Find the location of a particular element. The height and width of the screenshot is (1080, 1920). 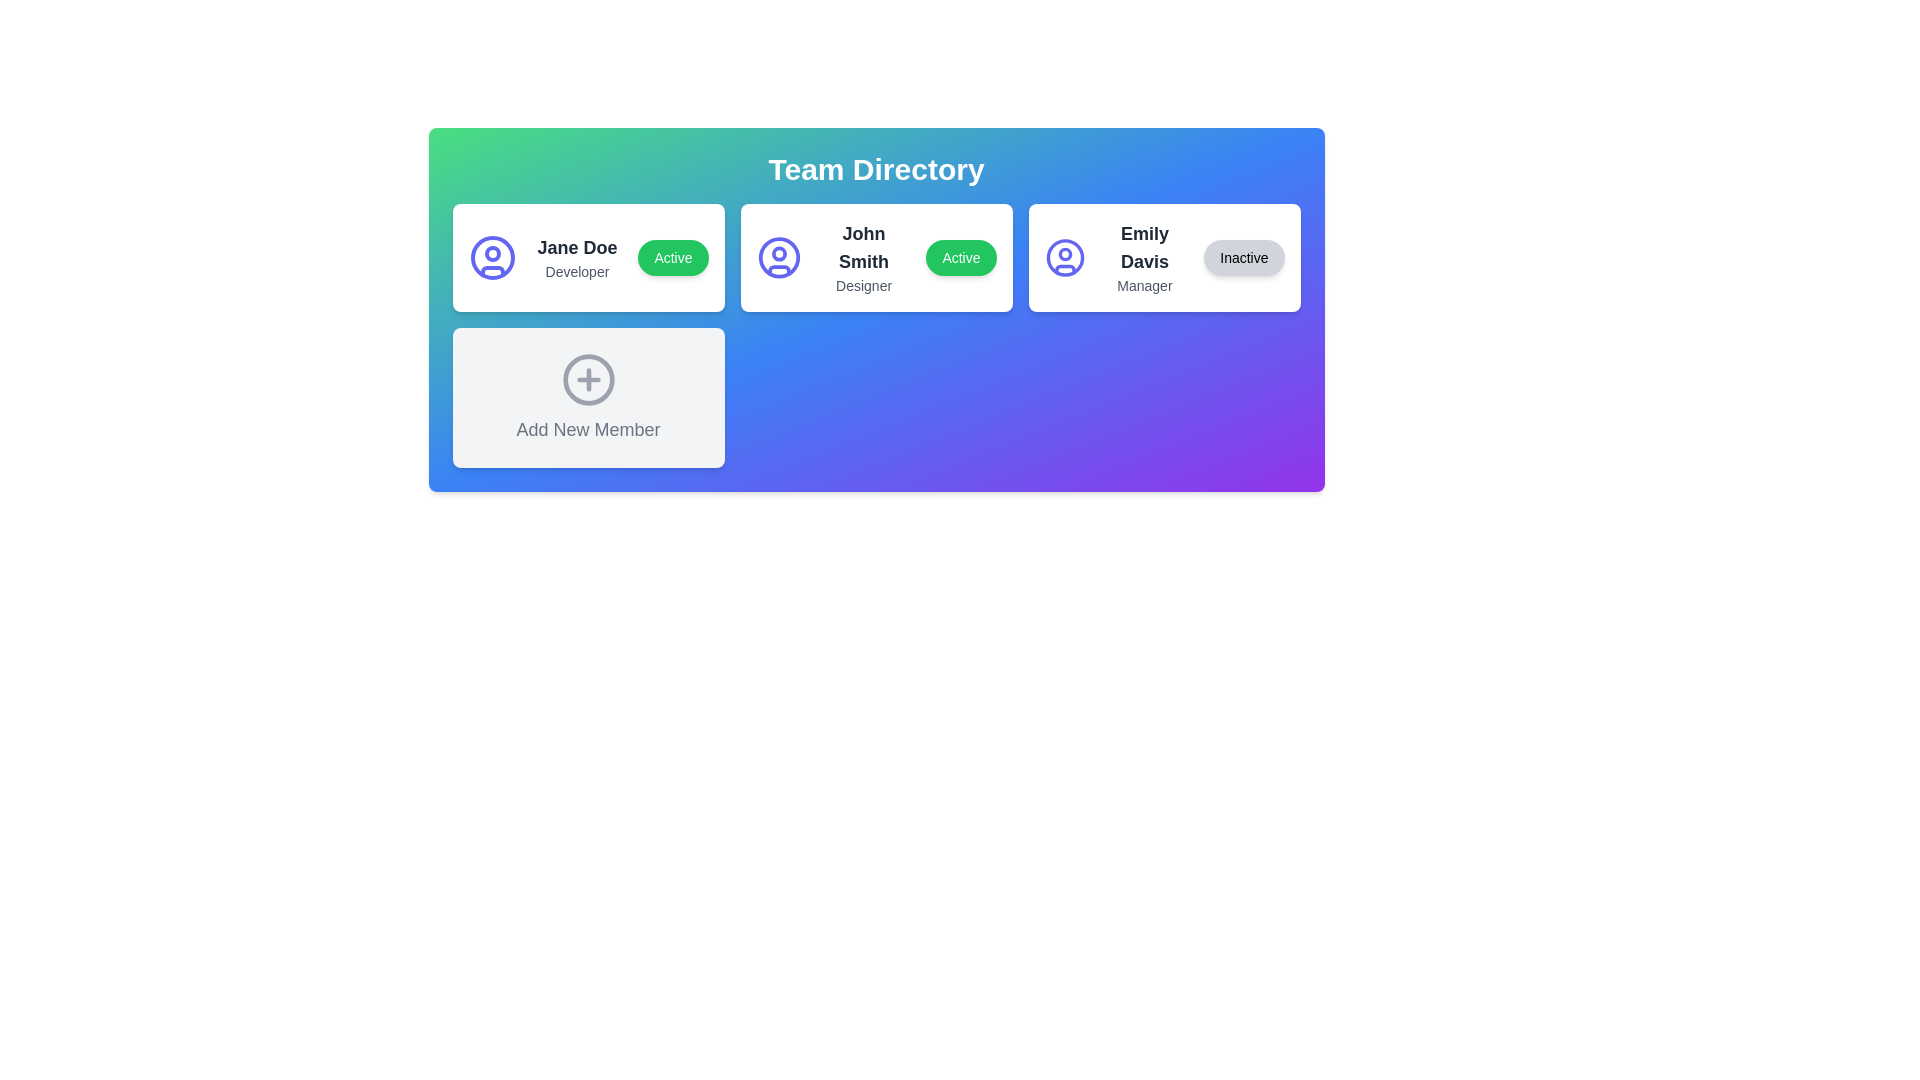

the outermost SVG circle that encloses the plus icon within the 'Add New Member' button, which serves as a decorative boundary for the icon is located at coordinates (587, 380).